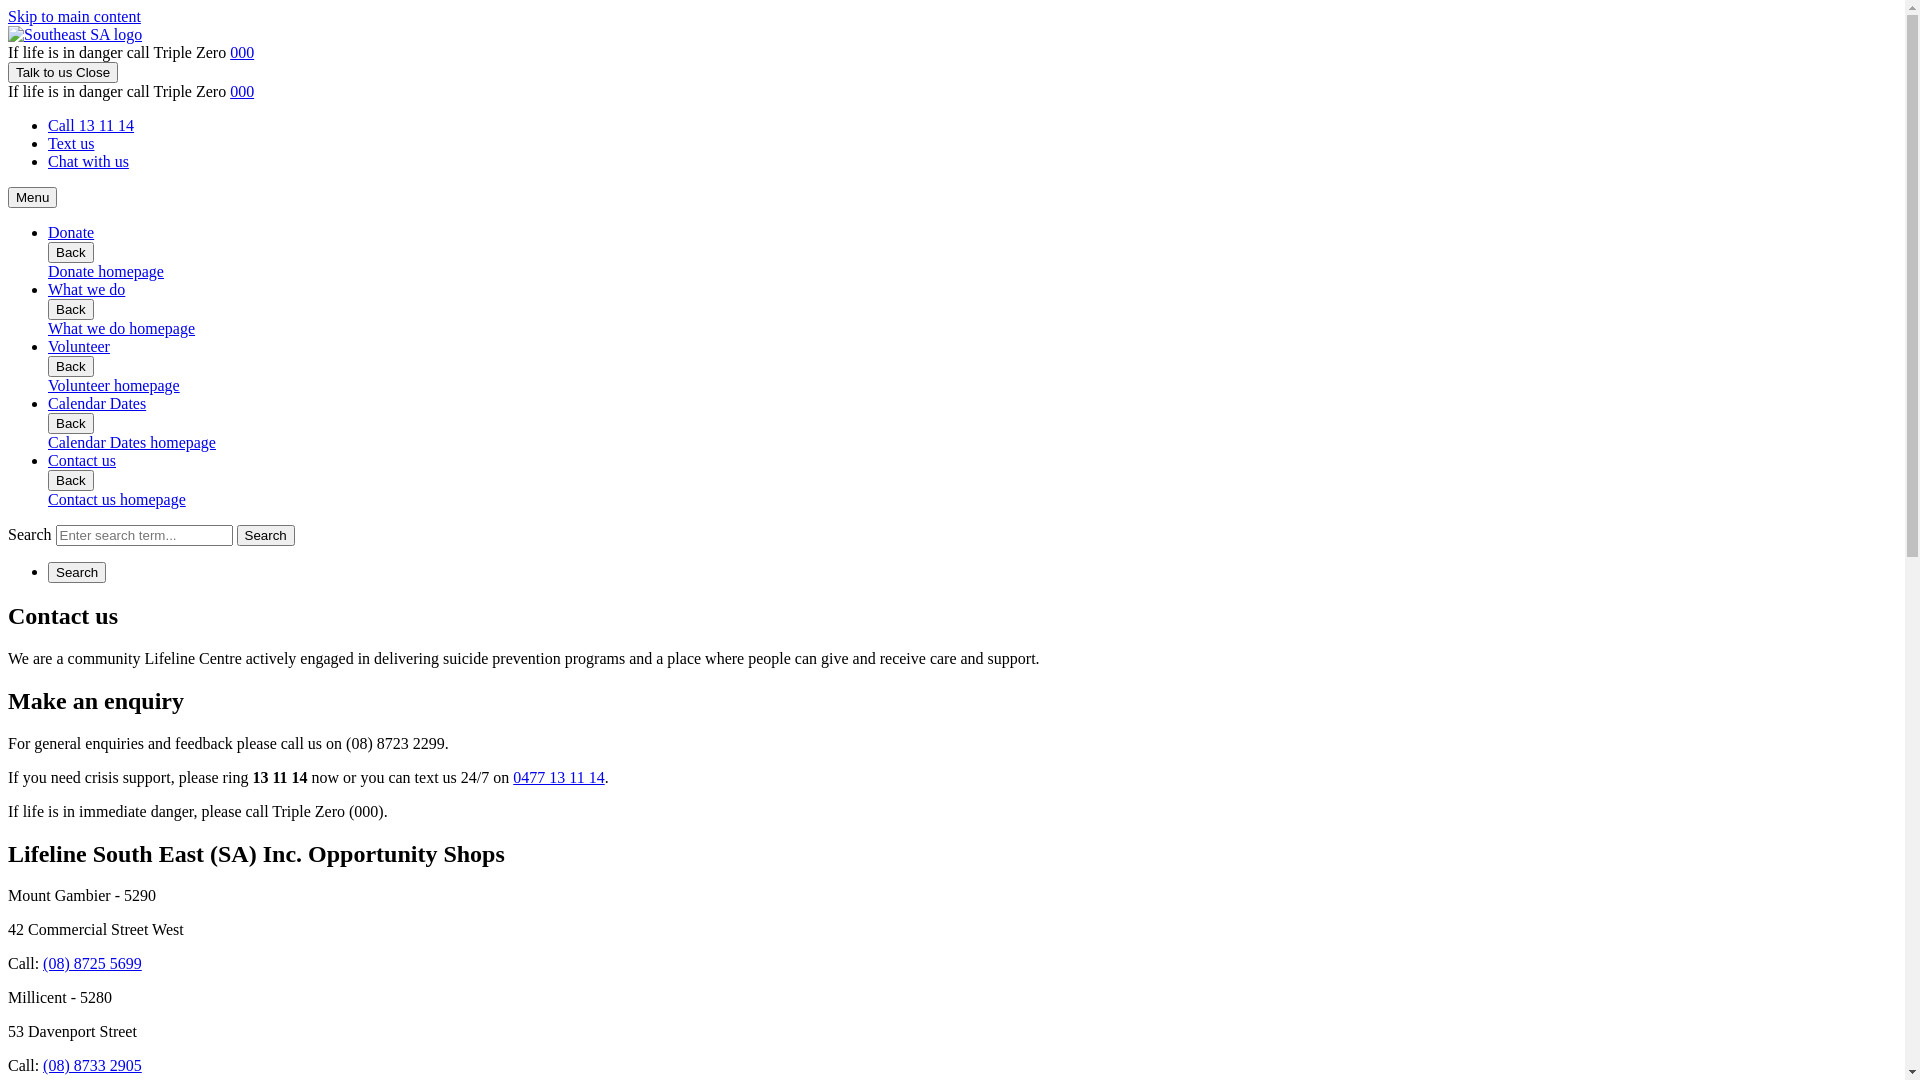 Image resolution: width=1920 pixels, height=1080 pixels. I want to click on '0477 13 11 14', so click(558, 776).